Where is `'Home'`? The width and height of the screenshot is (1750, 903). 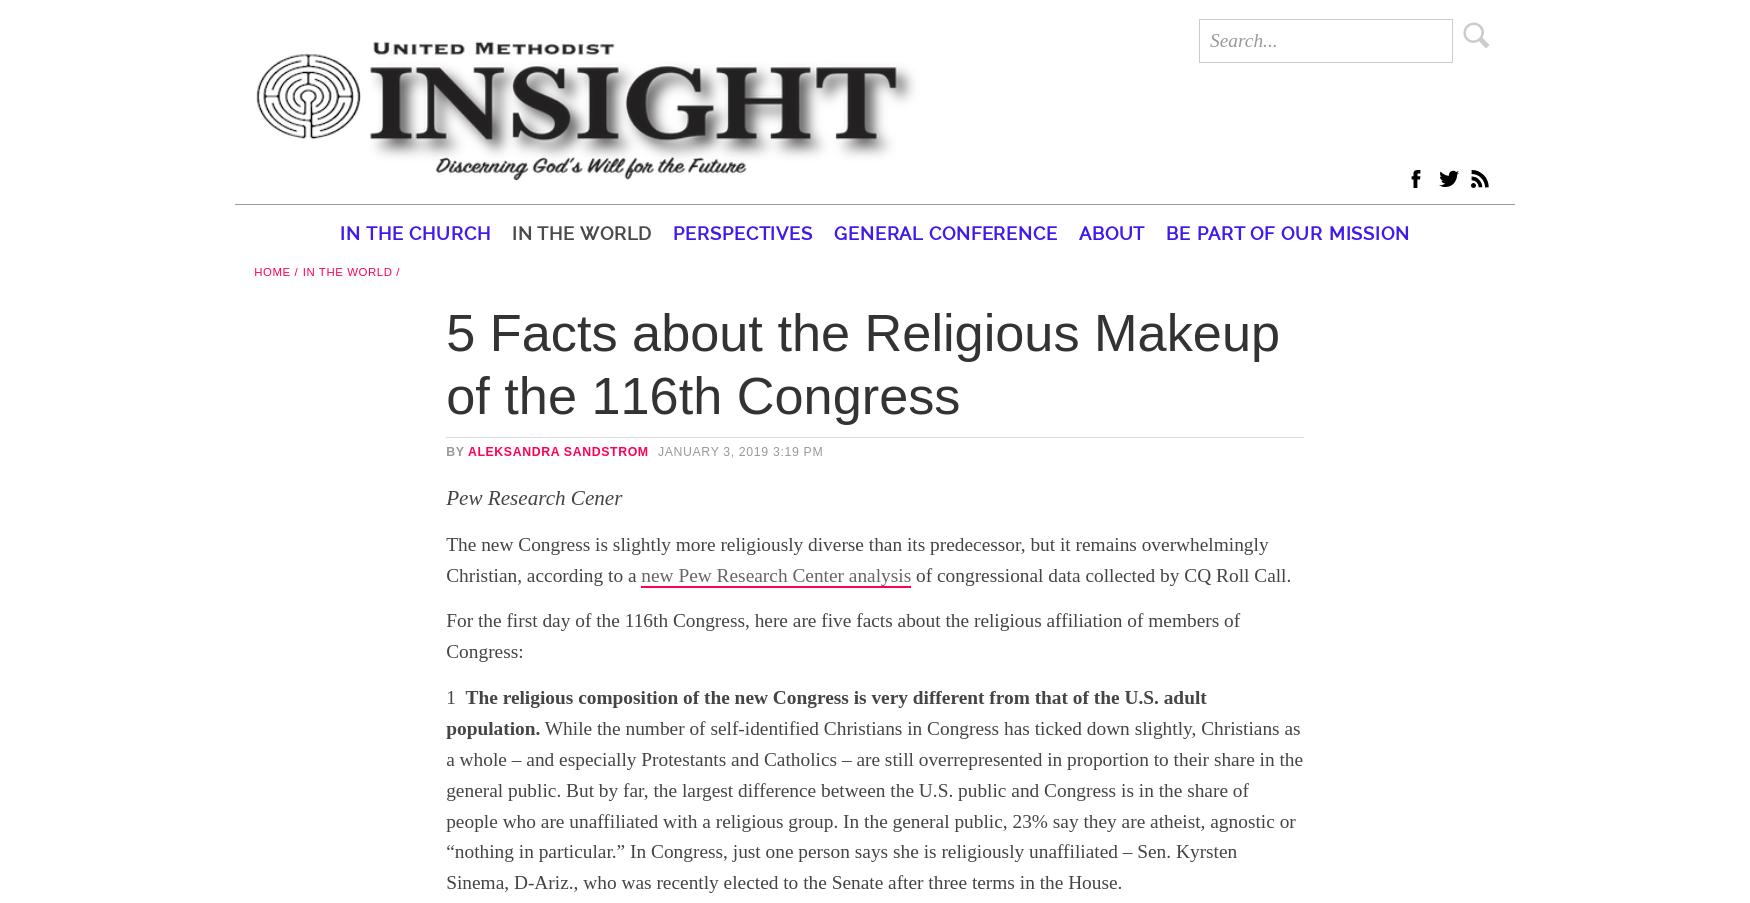 'Home' is located at coordinates (270, 270).